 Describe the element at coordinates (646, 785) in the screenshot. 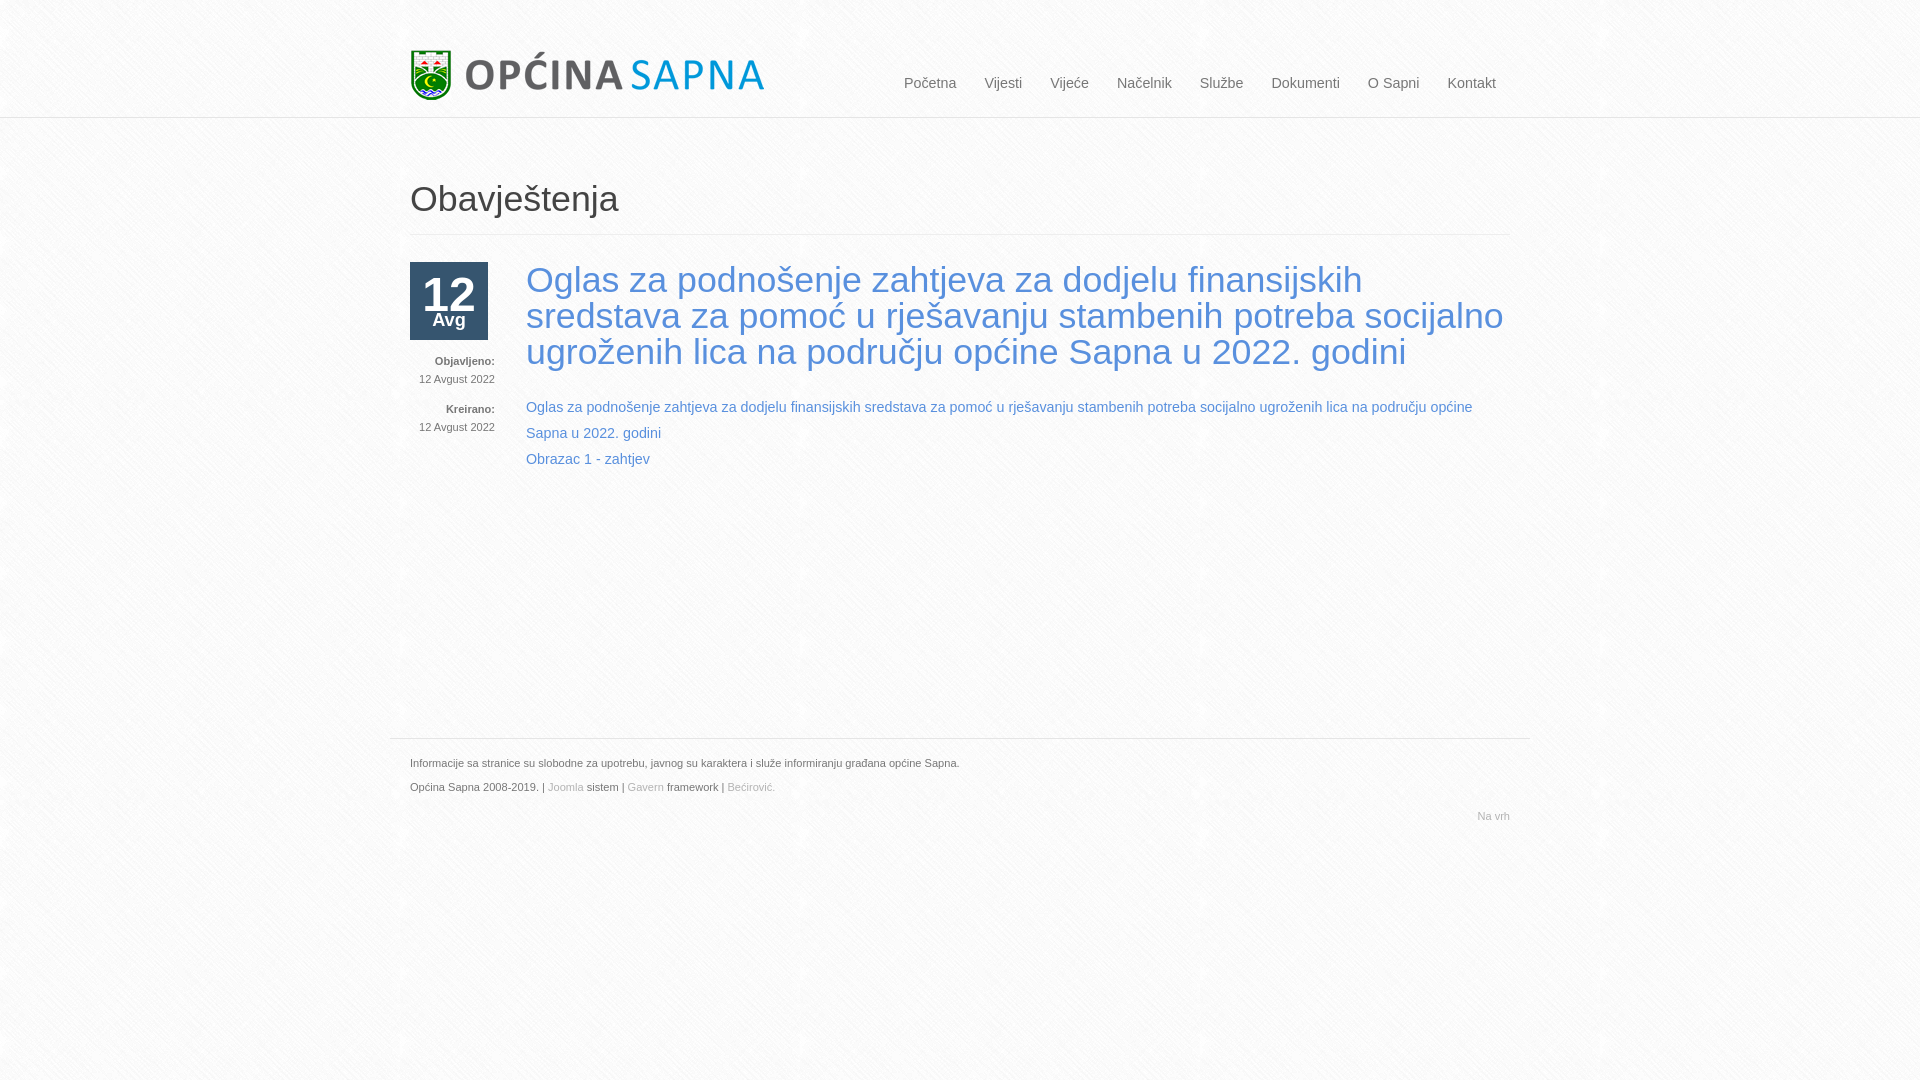

I see `'Gavern'` at that location.